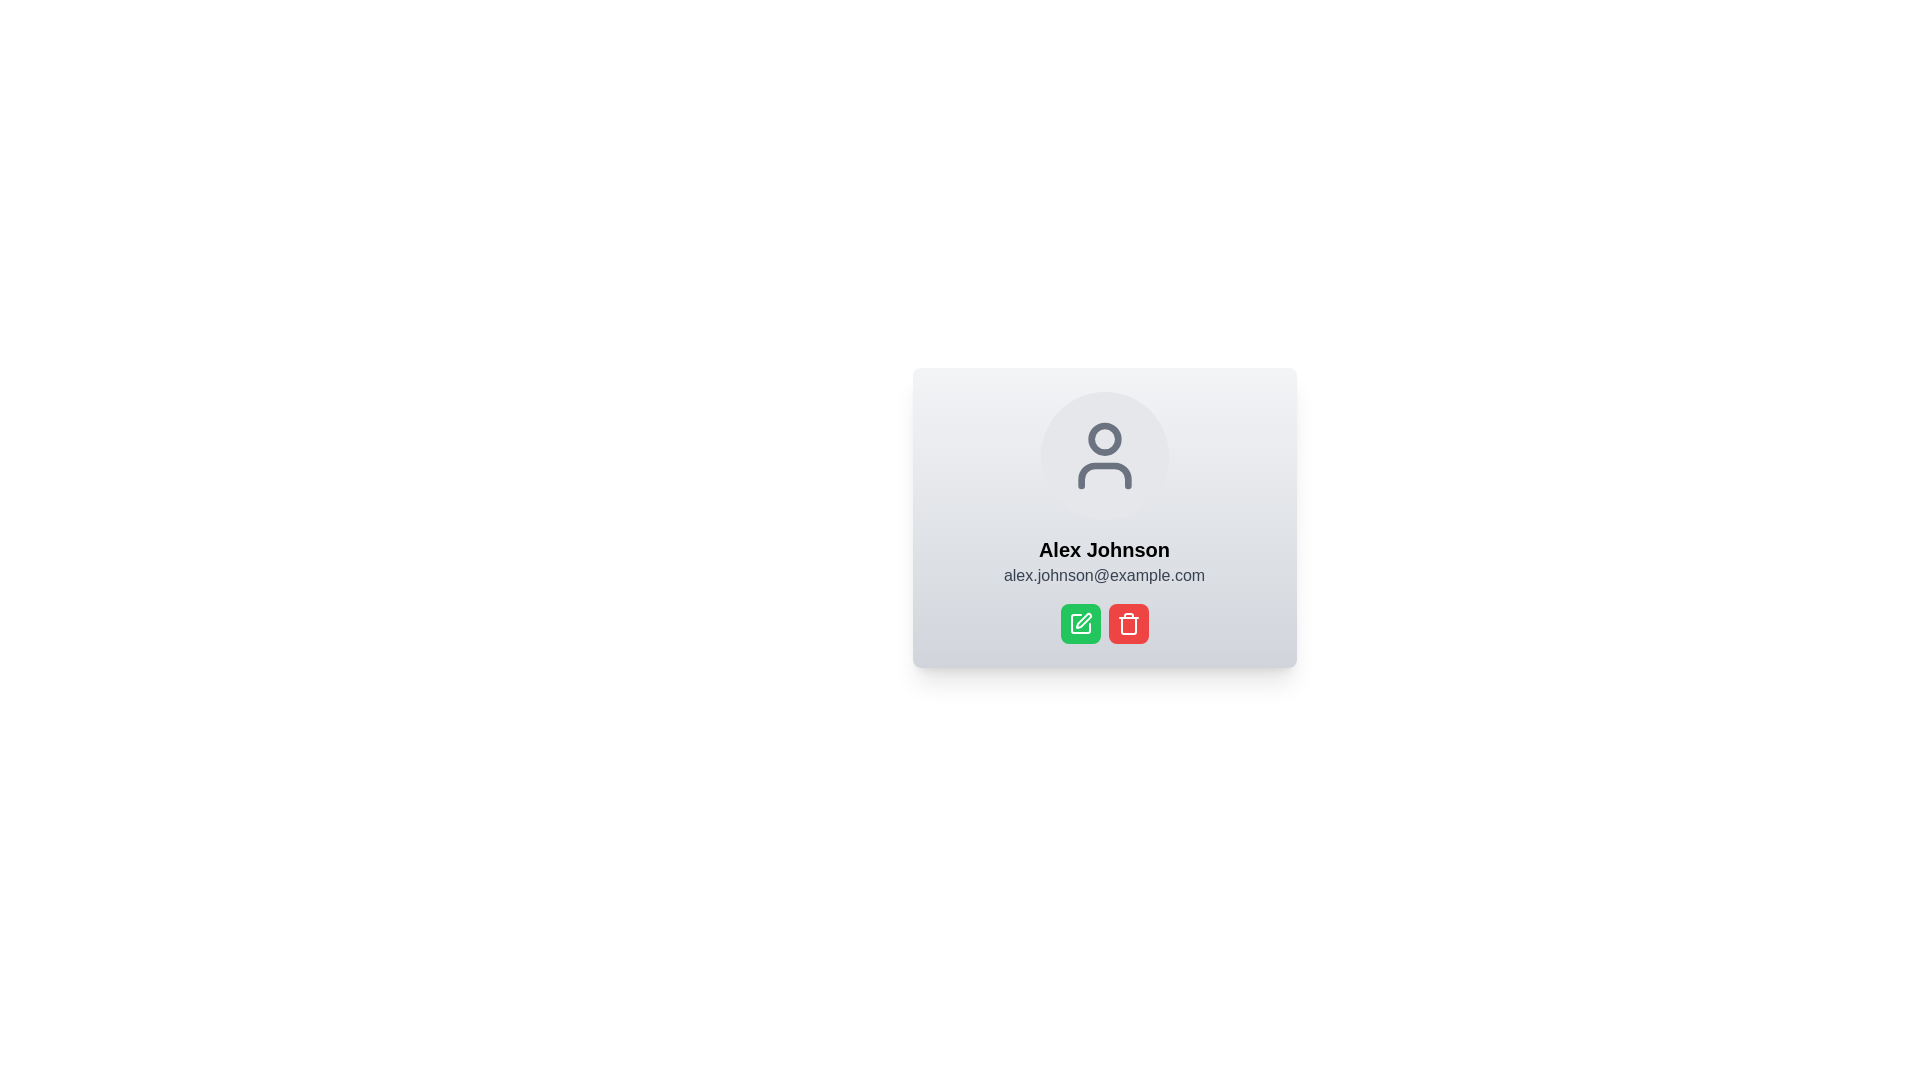 This screenshot has height=1080, width=1920. What do you see at coordinates (1128, 623) in the screenshot?
I see `the delete icon button with a red background located at the bottom right corner of the card` at bounding box center [1128, 623].